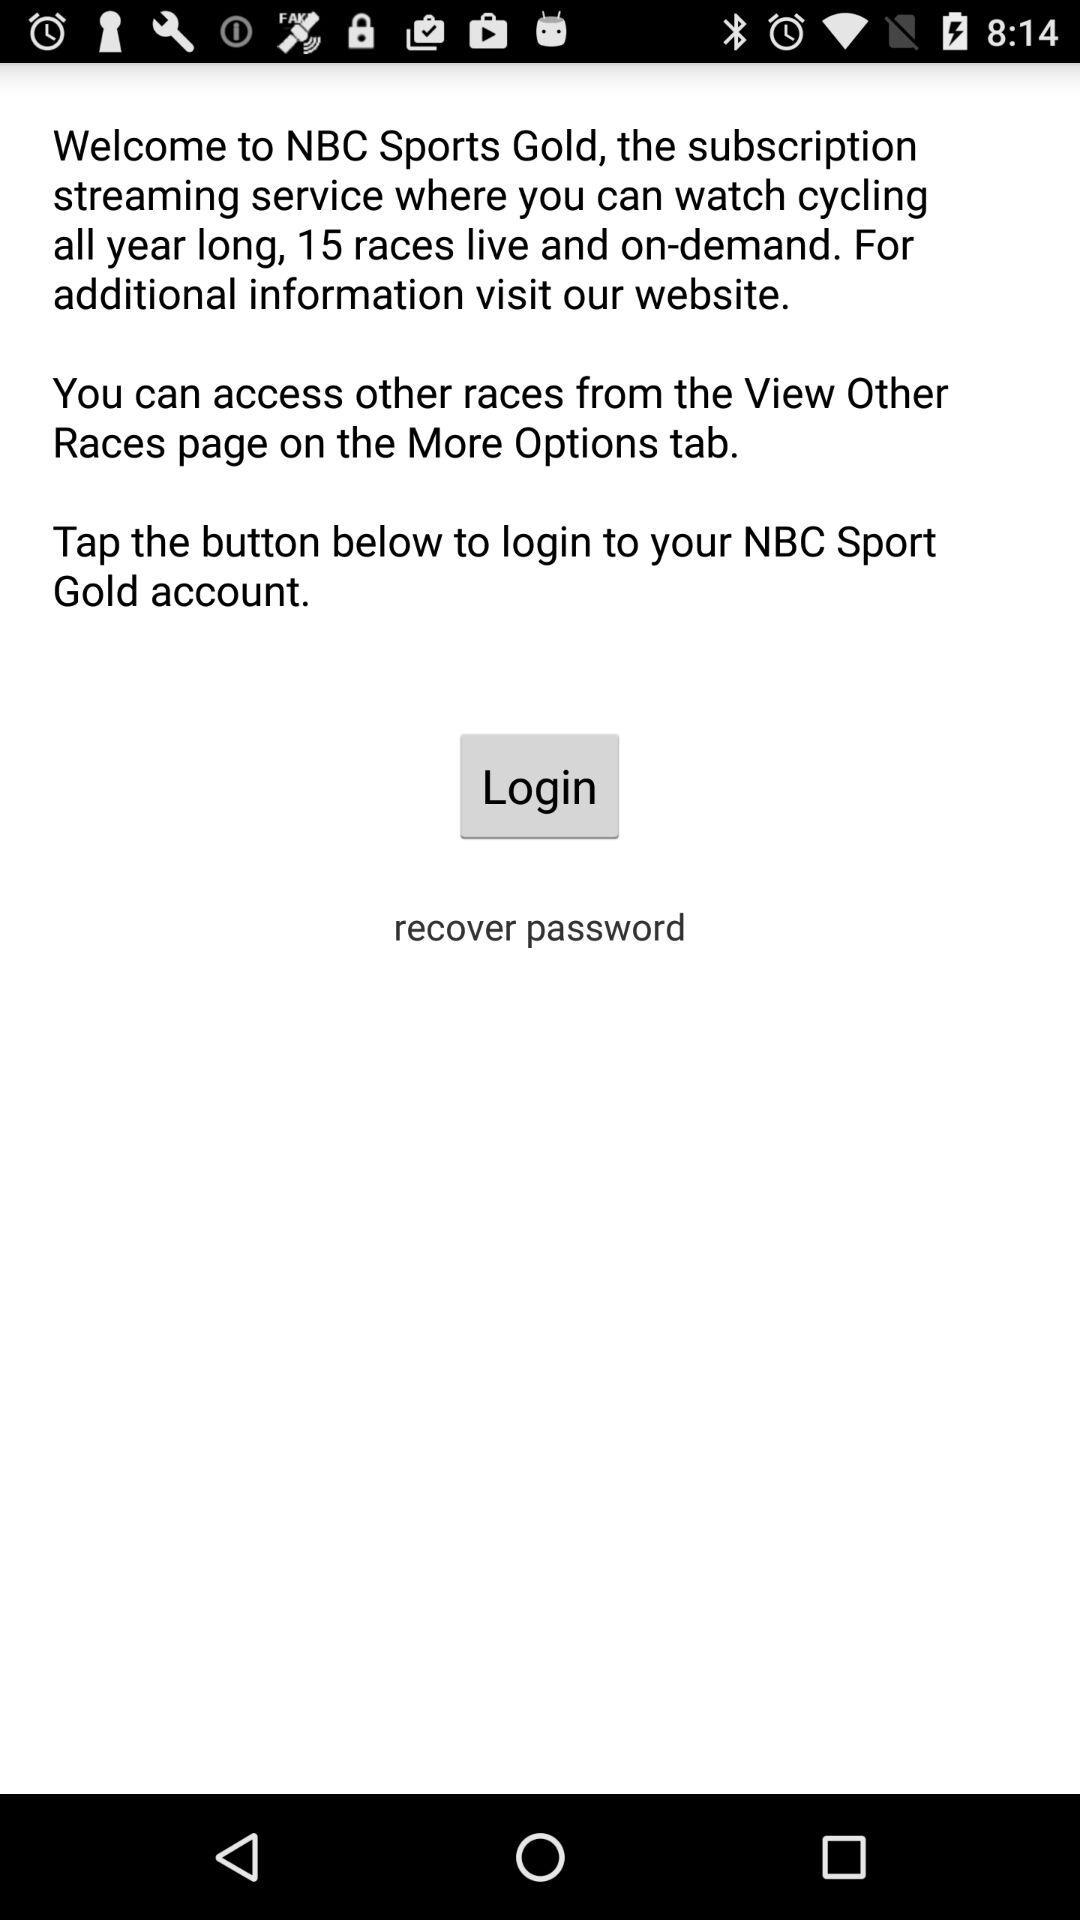  I want to click on recover password icon, so click(540, 925).